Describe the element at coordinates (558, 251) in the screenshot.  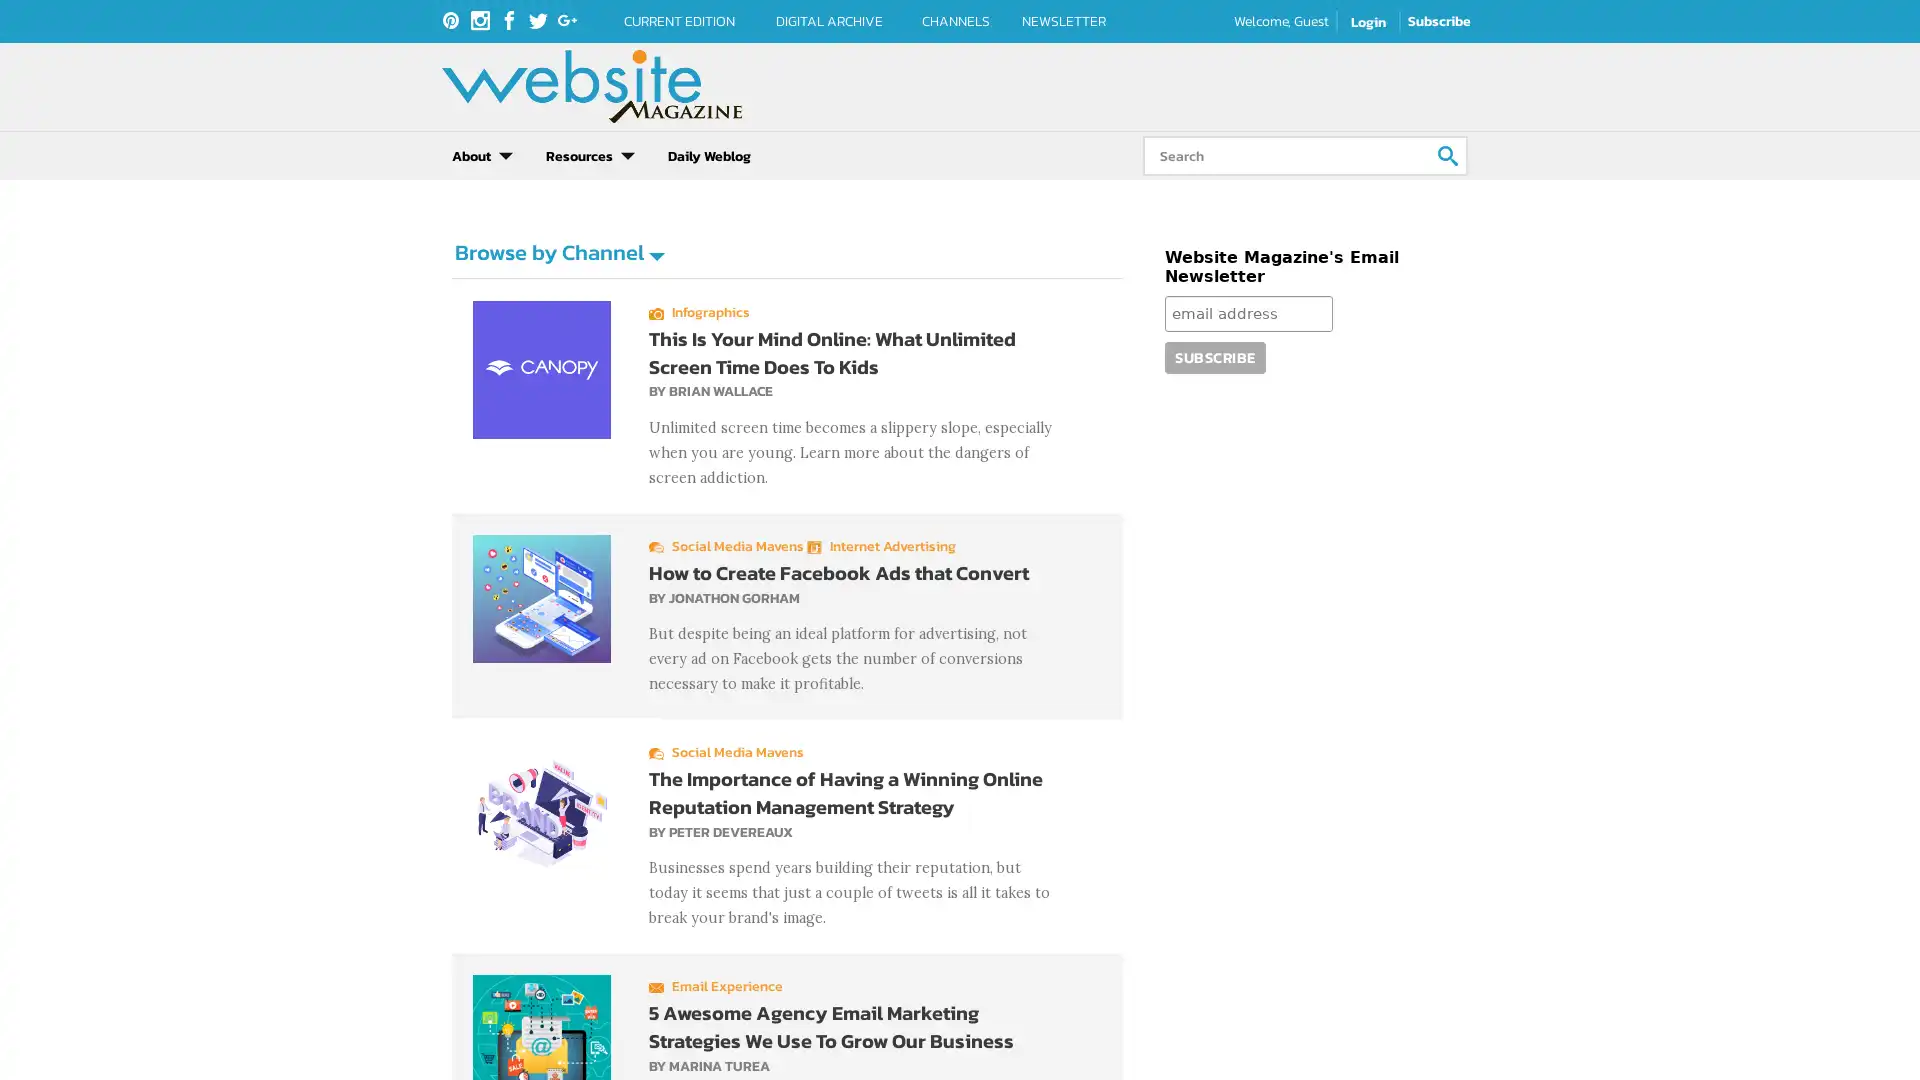
I see `Browse by Channel` at that location.